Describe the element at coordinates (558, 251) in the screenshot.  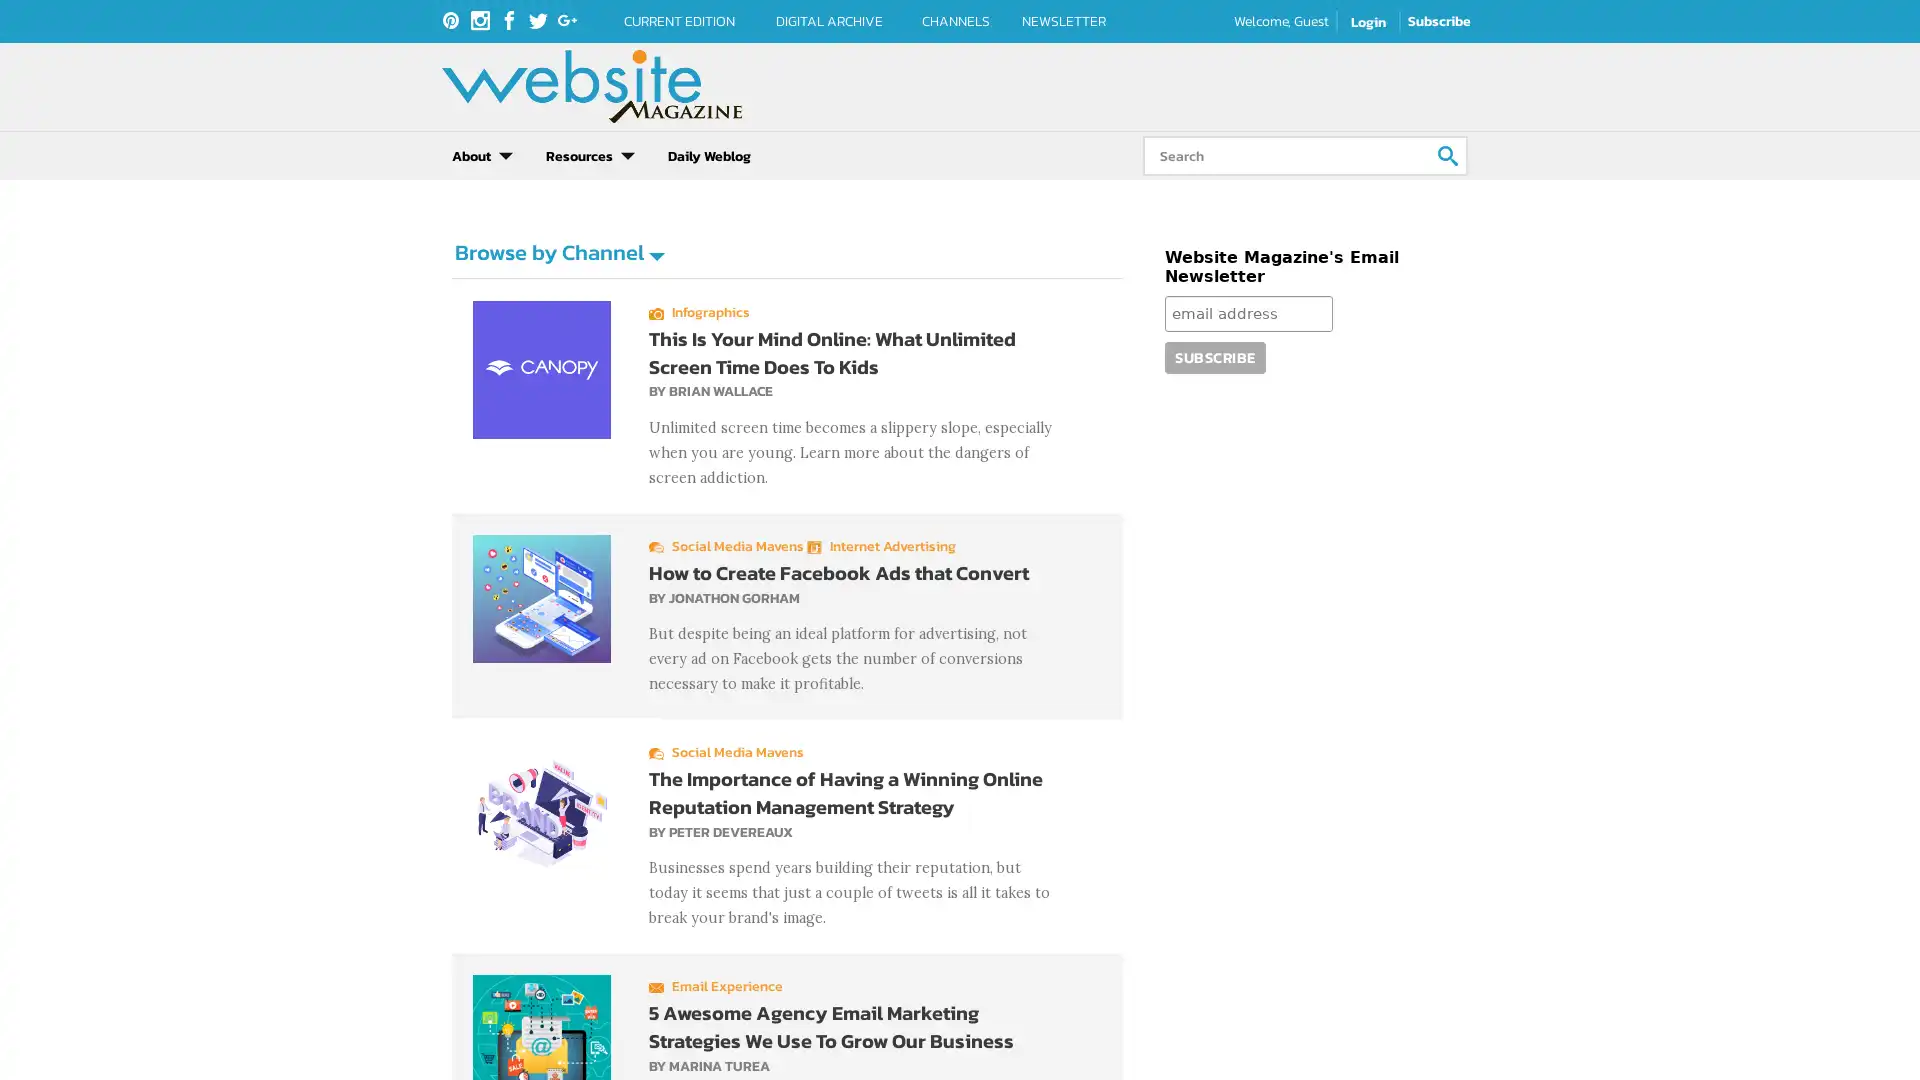
I see `Browse by Channel` at that location.